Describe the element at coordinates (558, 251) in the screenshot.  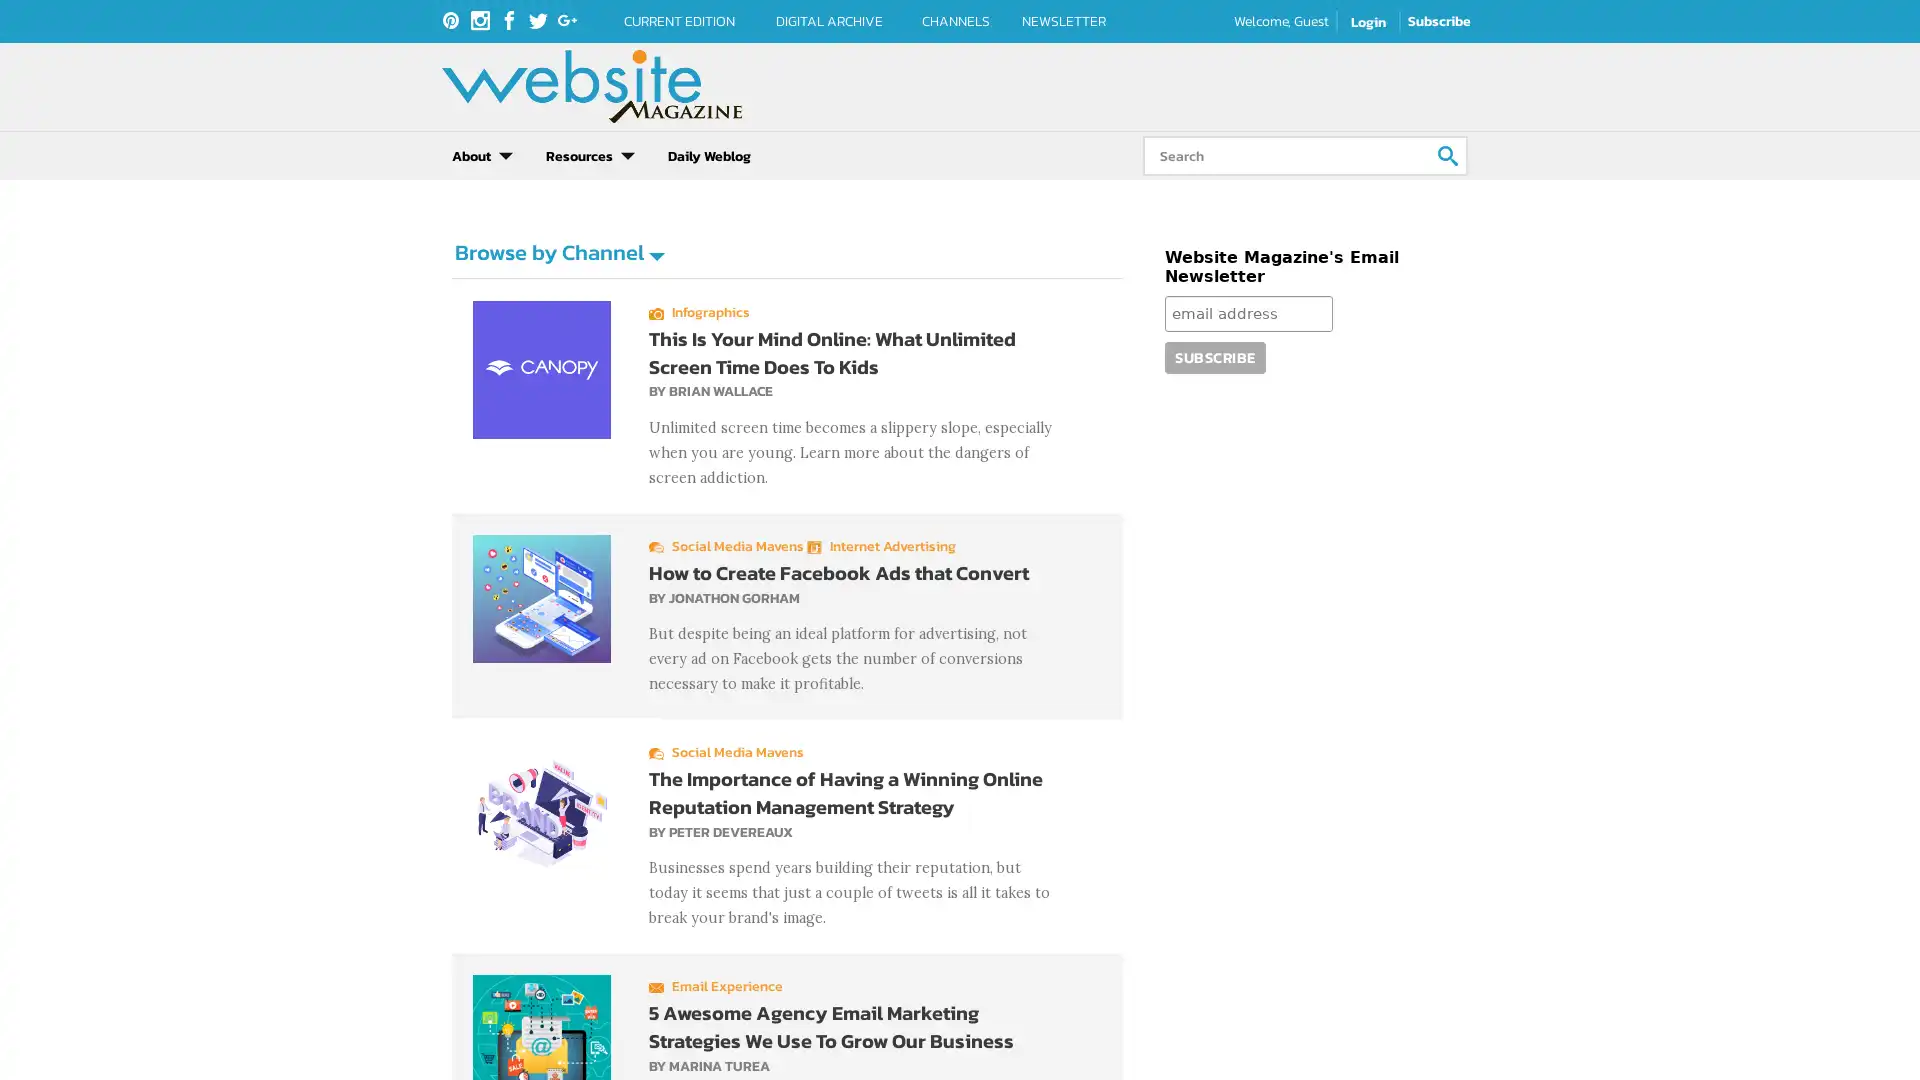
I see `Browse by Channel` at that location.